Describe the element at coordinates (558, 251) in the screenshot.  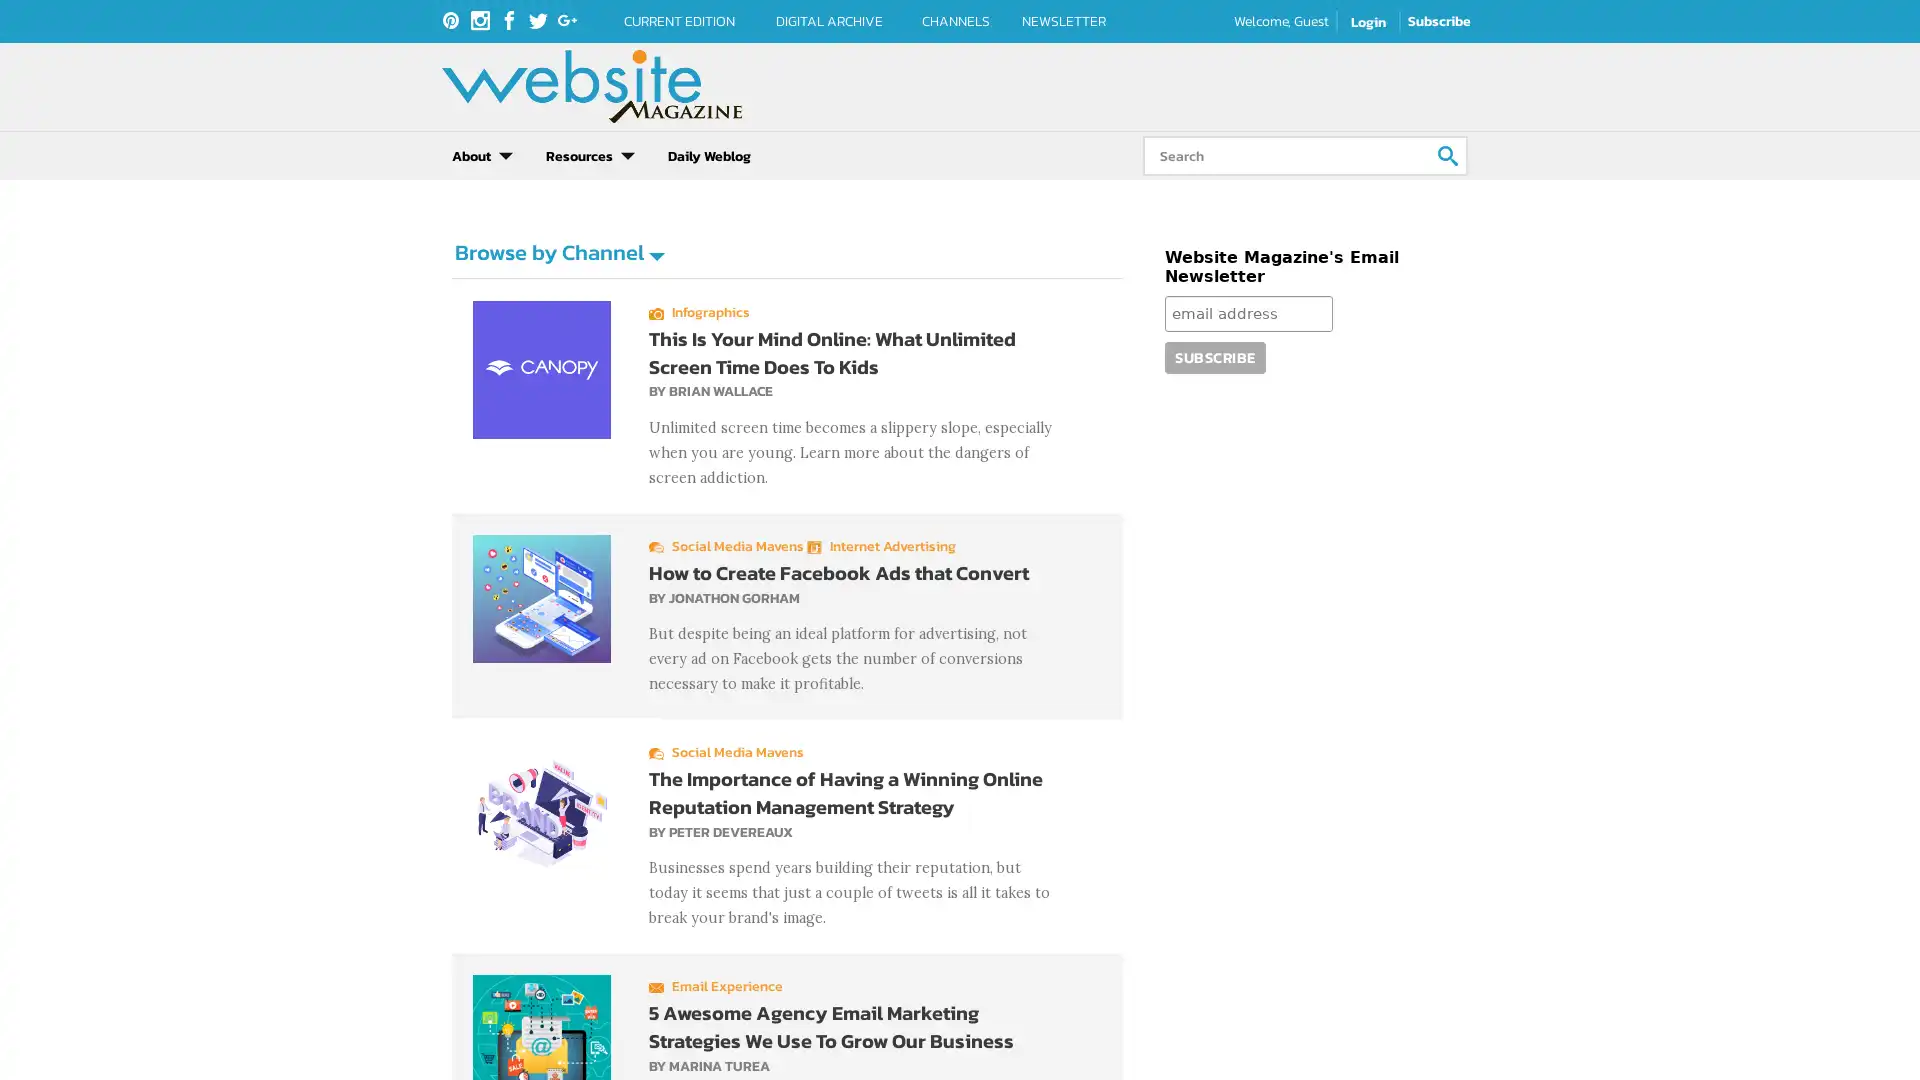
I see `Browse by Channel` at that location.